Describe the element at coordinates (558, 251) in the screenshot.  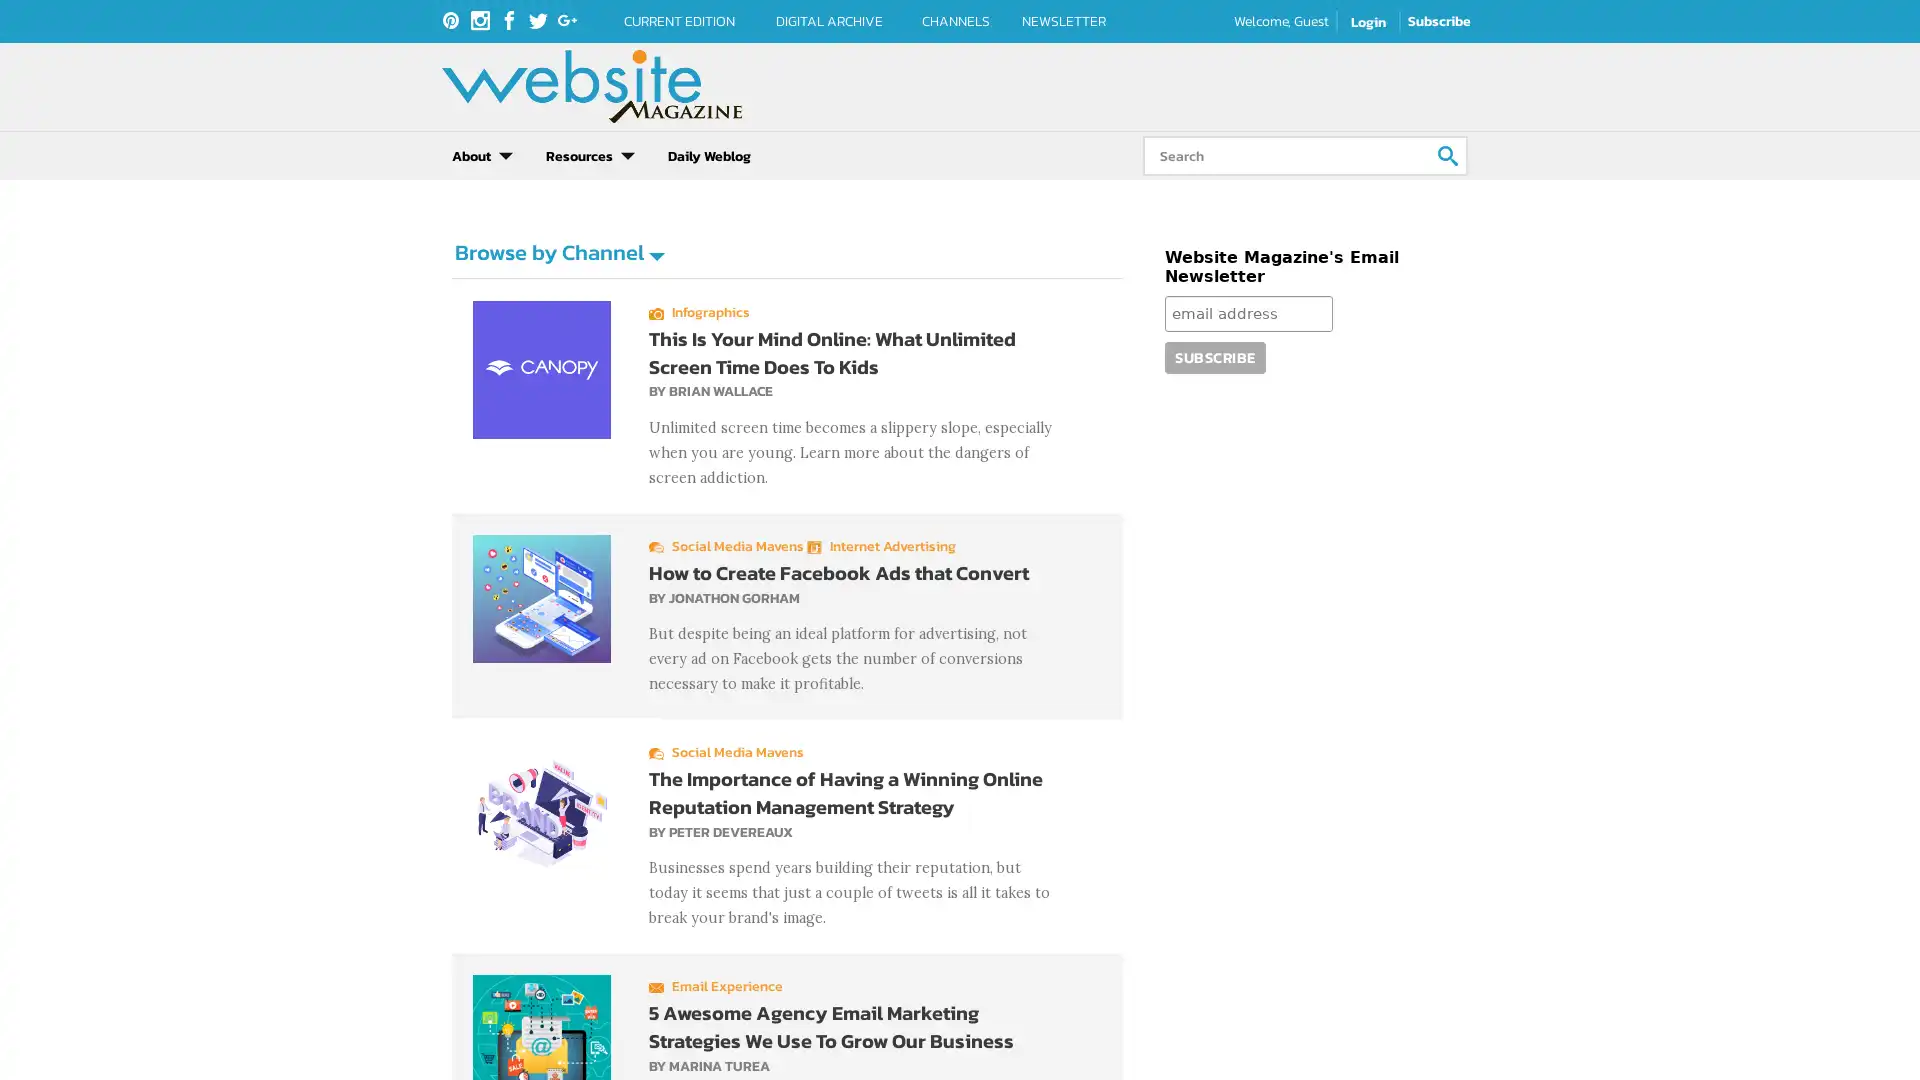
I see `Browse by Channel` at that location.